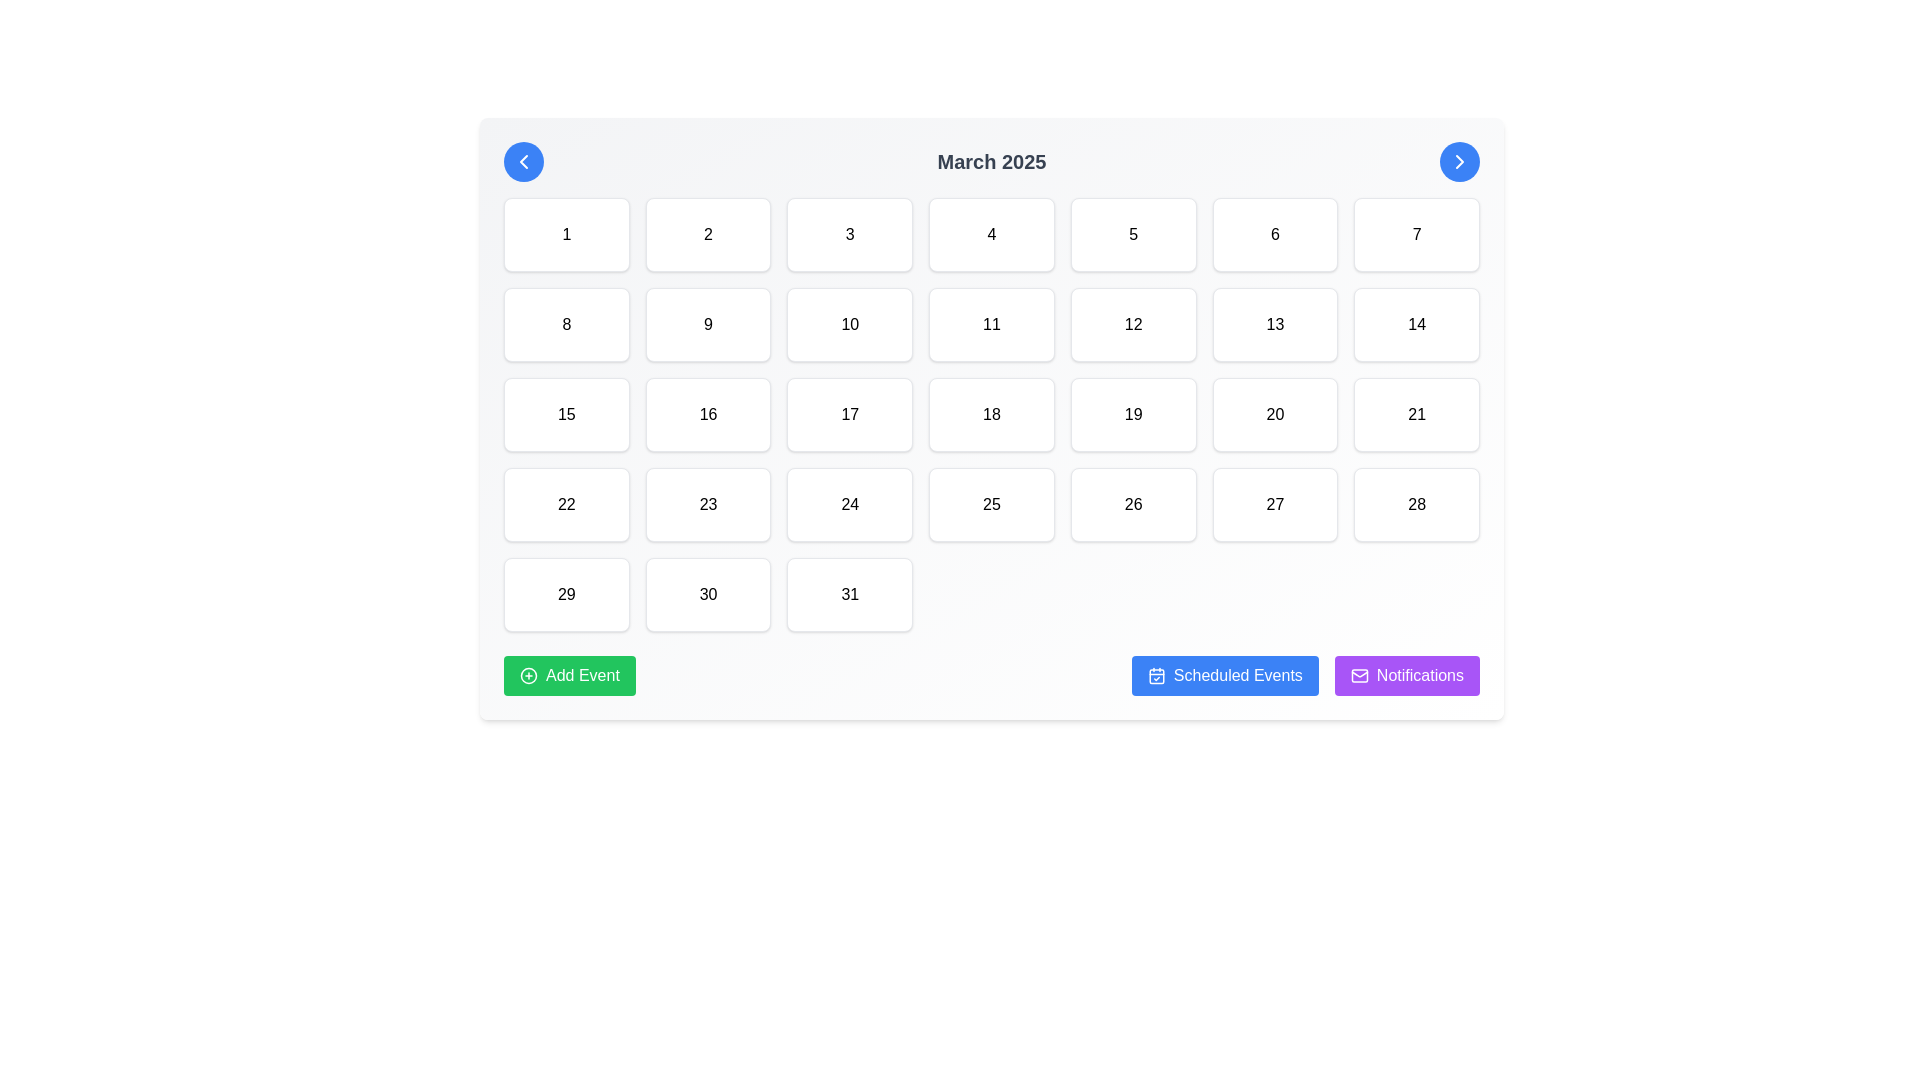  Describe the element at coordinates (1416, 234) in the screenshot. I see `the static text element representing the numerical day '7' in the March 2025 calendar grid` at that location.